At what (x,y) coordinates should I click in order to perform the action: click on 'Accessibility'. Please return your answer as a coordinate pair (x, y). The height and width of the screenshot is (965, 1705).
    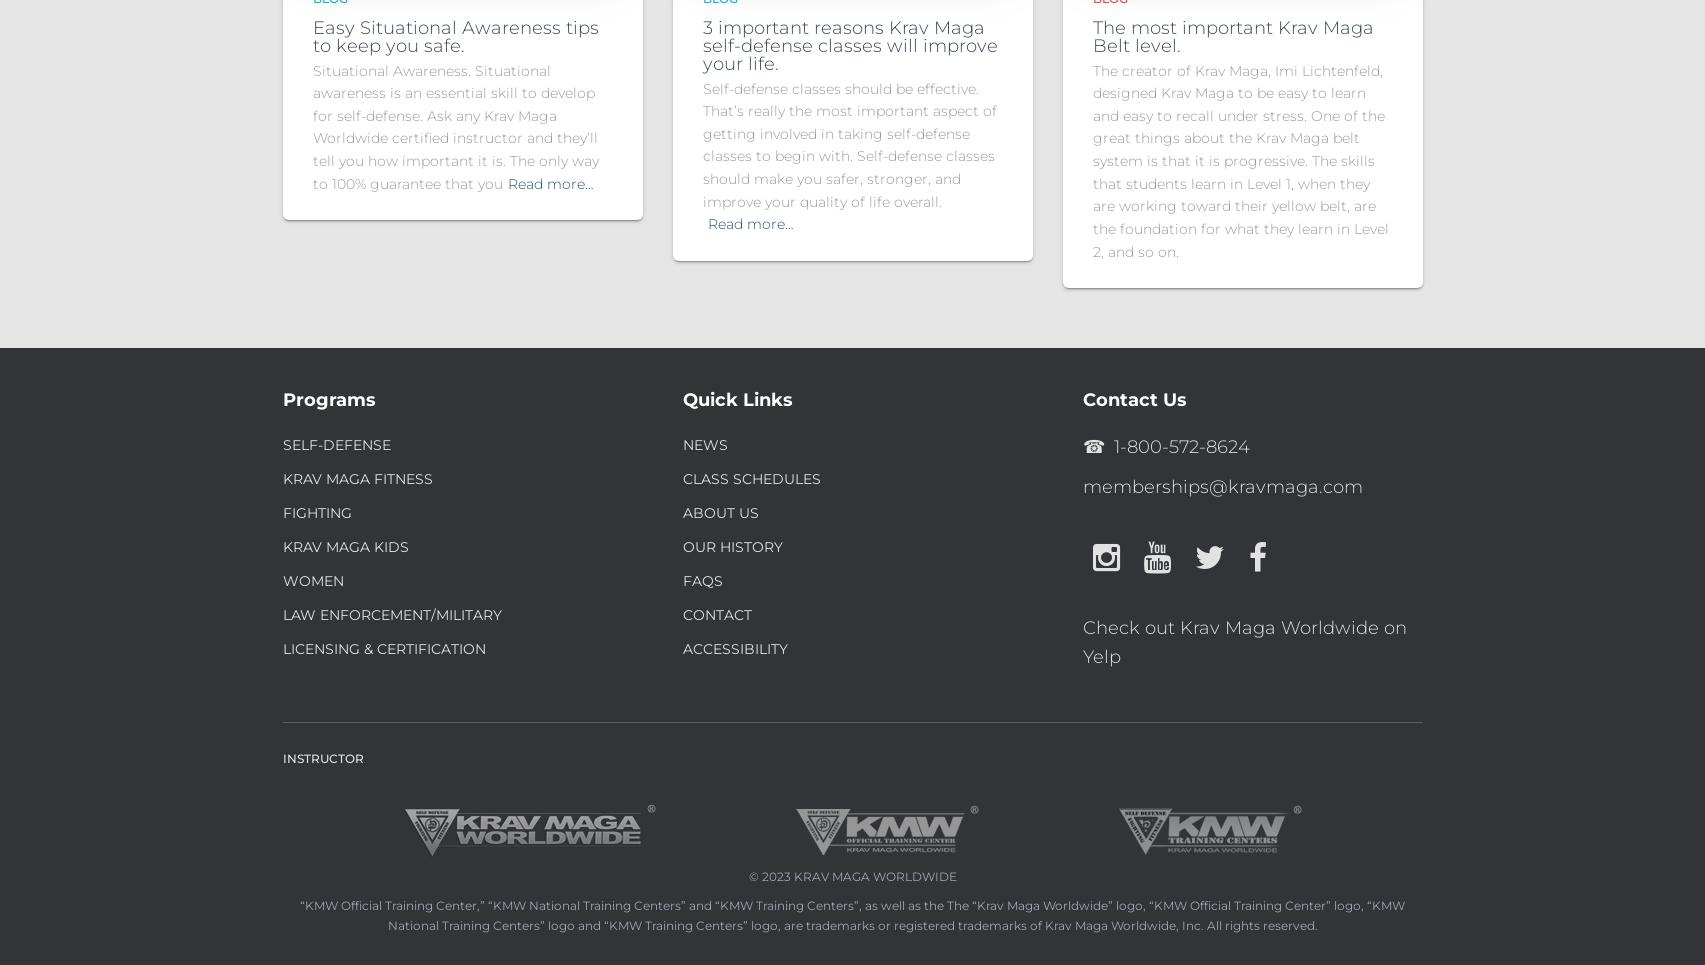
    Looking at the image, I should click on (682, 648).